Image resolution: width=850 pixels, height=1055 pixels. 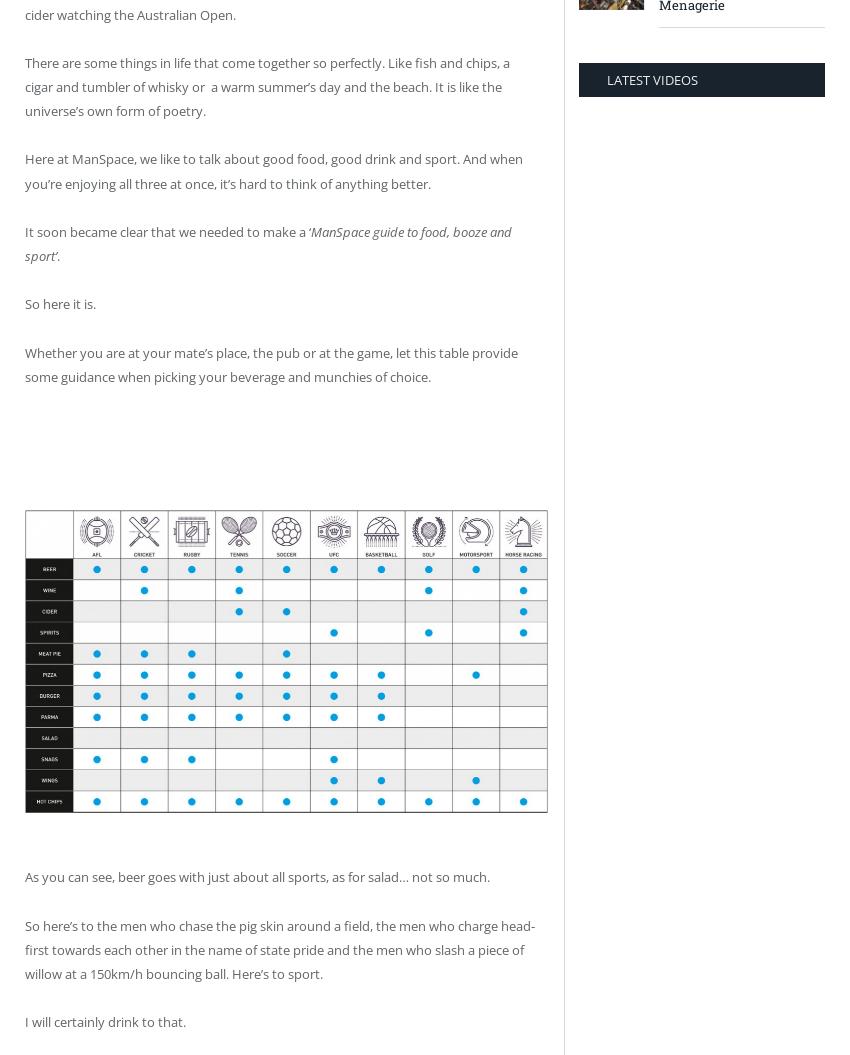 I want to click on 'Here at ManSpace, we like to talk about good food, good drink and sport. And when you’re enjoying all three at once, it’s hard to think of anything better.', so click(x=23, y=171).